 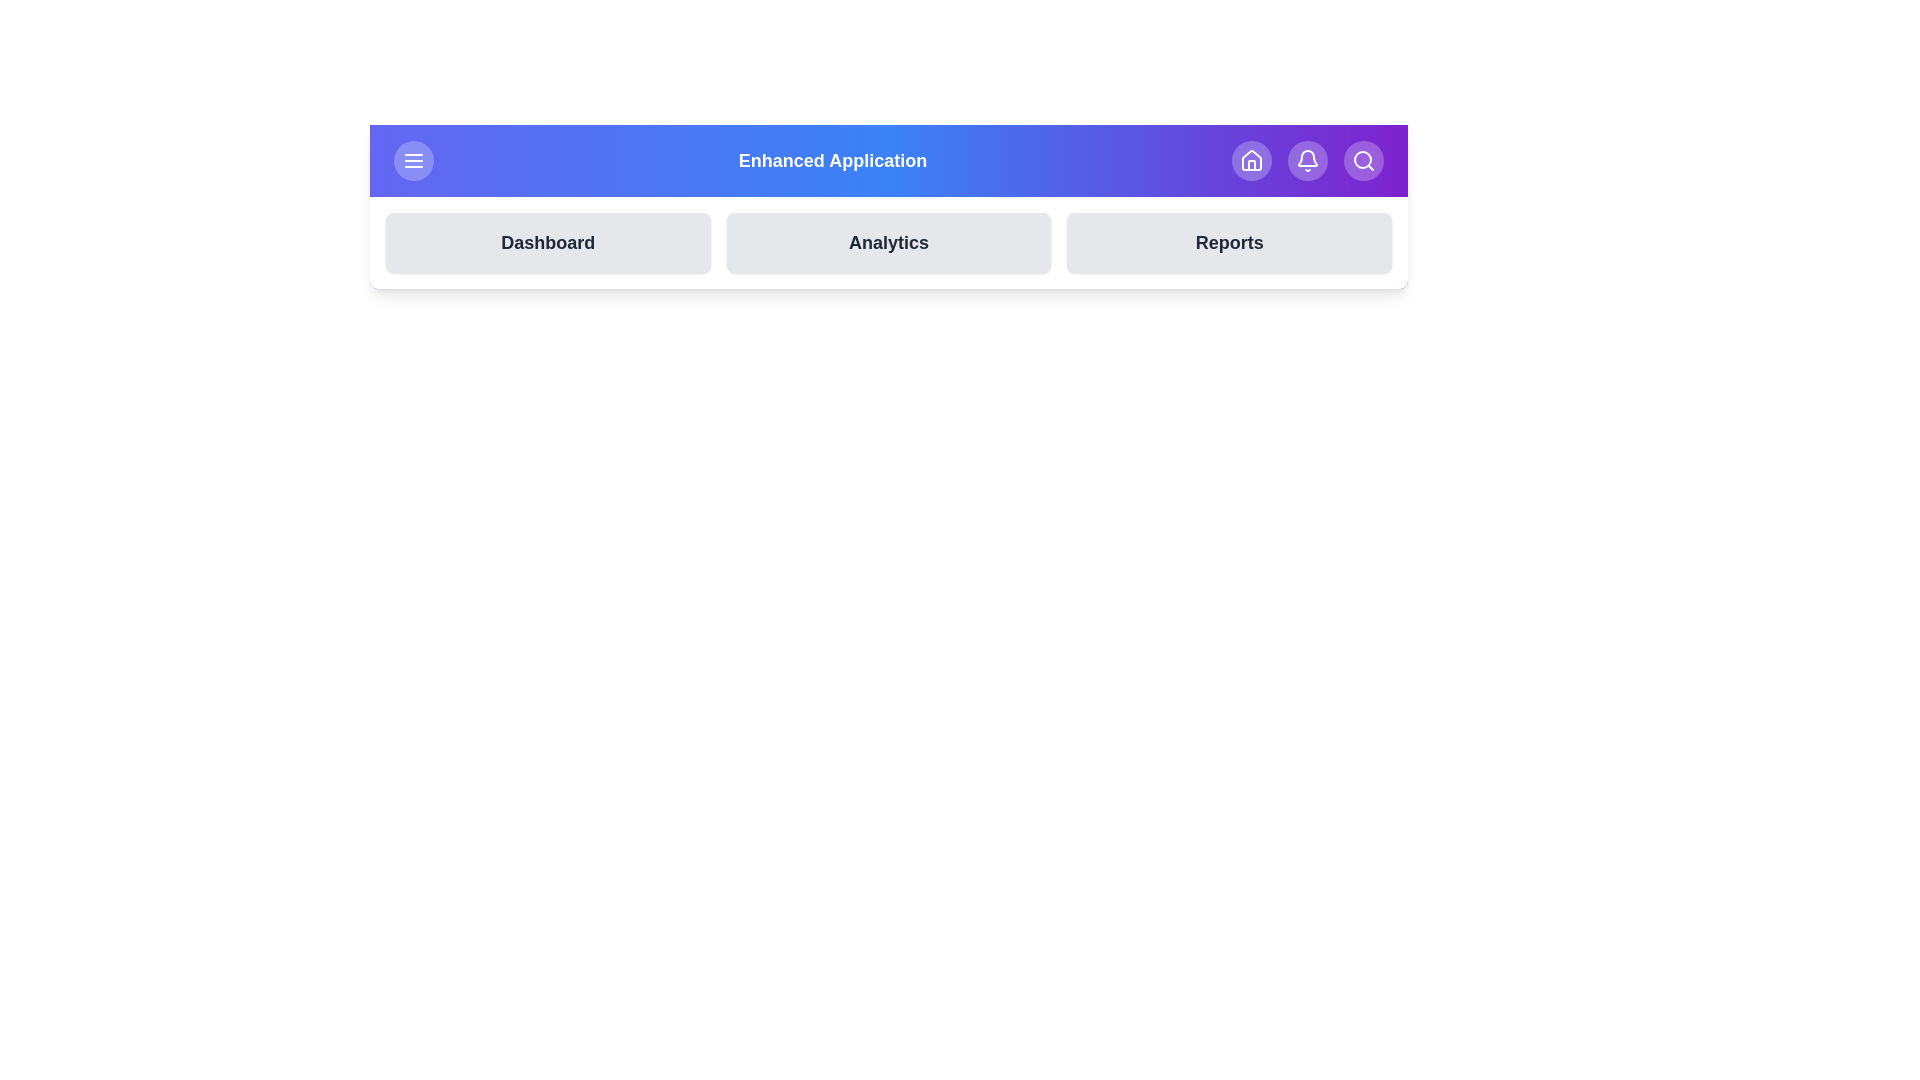 What do you see at coordinates (1228, 242) in the screenshot?
I see `the button labeled Reports to observe the visual feedback` at bounding box center [1228, 242].